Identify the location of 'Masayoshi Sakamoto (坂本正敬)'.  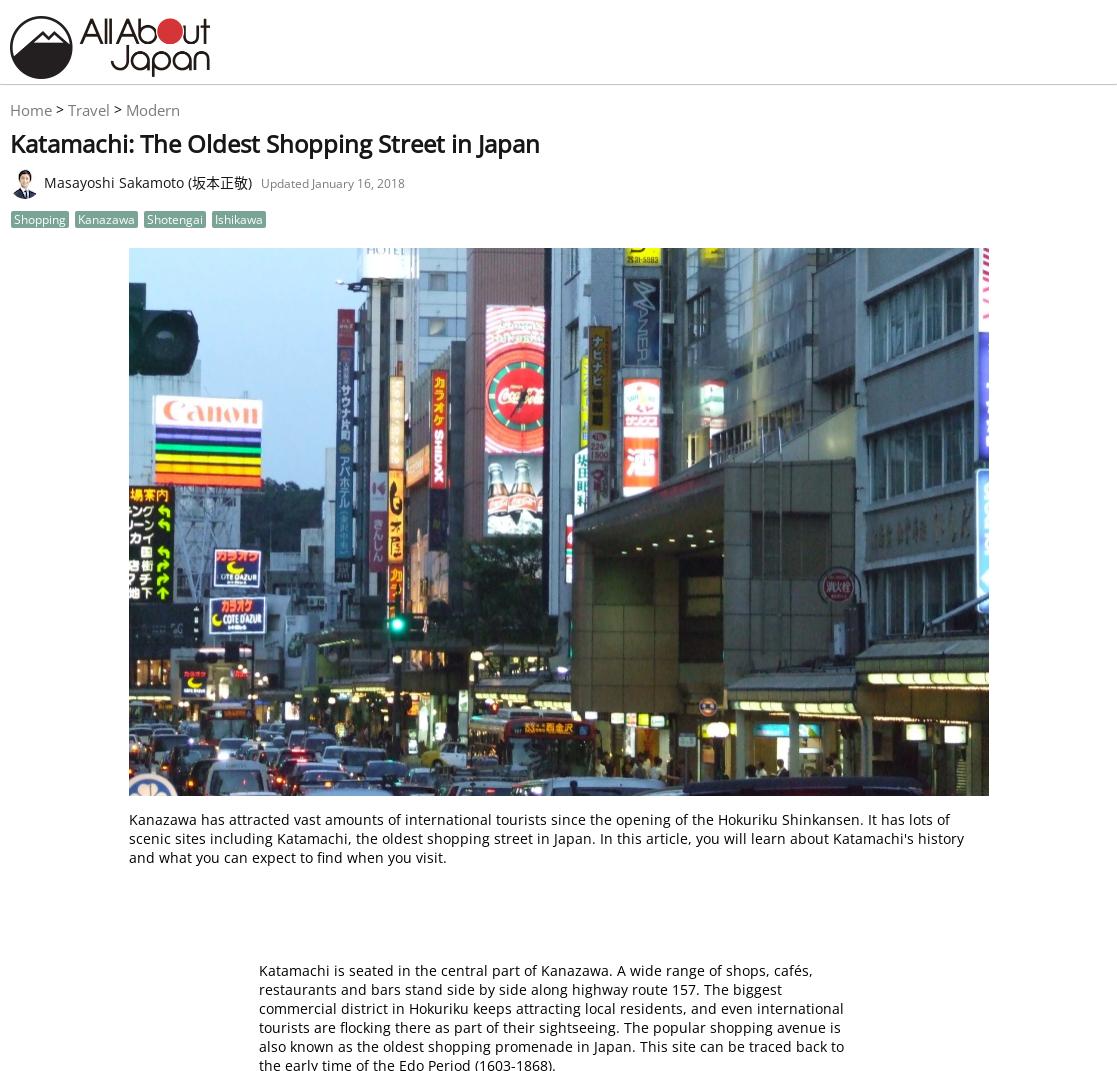
(148, 180).